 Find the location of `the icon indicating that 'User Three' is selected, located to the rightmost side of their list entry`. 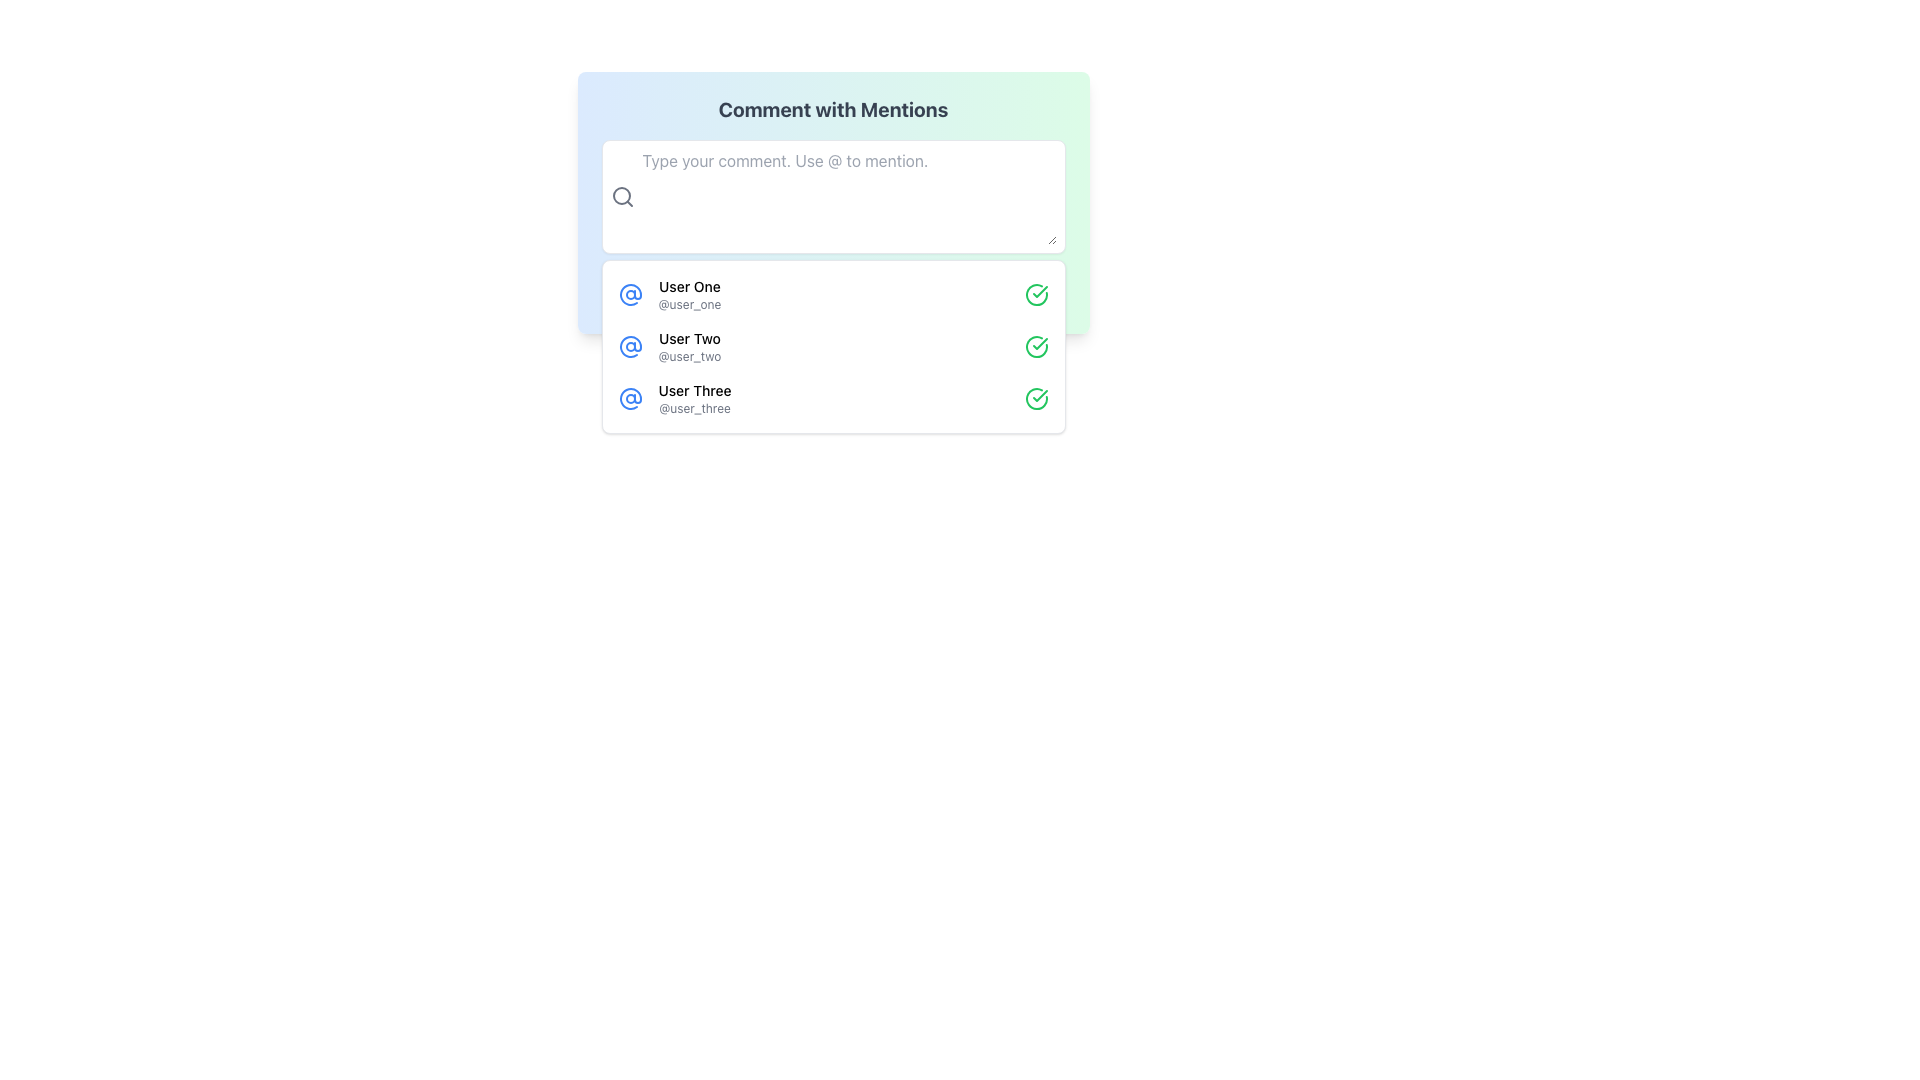

the icon indicating that 'User Three' is selected, located to the rightmost side of their list entry is located at coordinates (1036, 398).